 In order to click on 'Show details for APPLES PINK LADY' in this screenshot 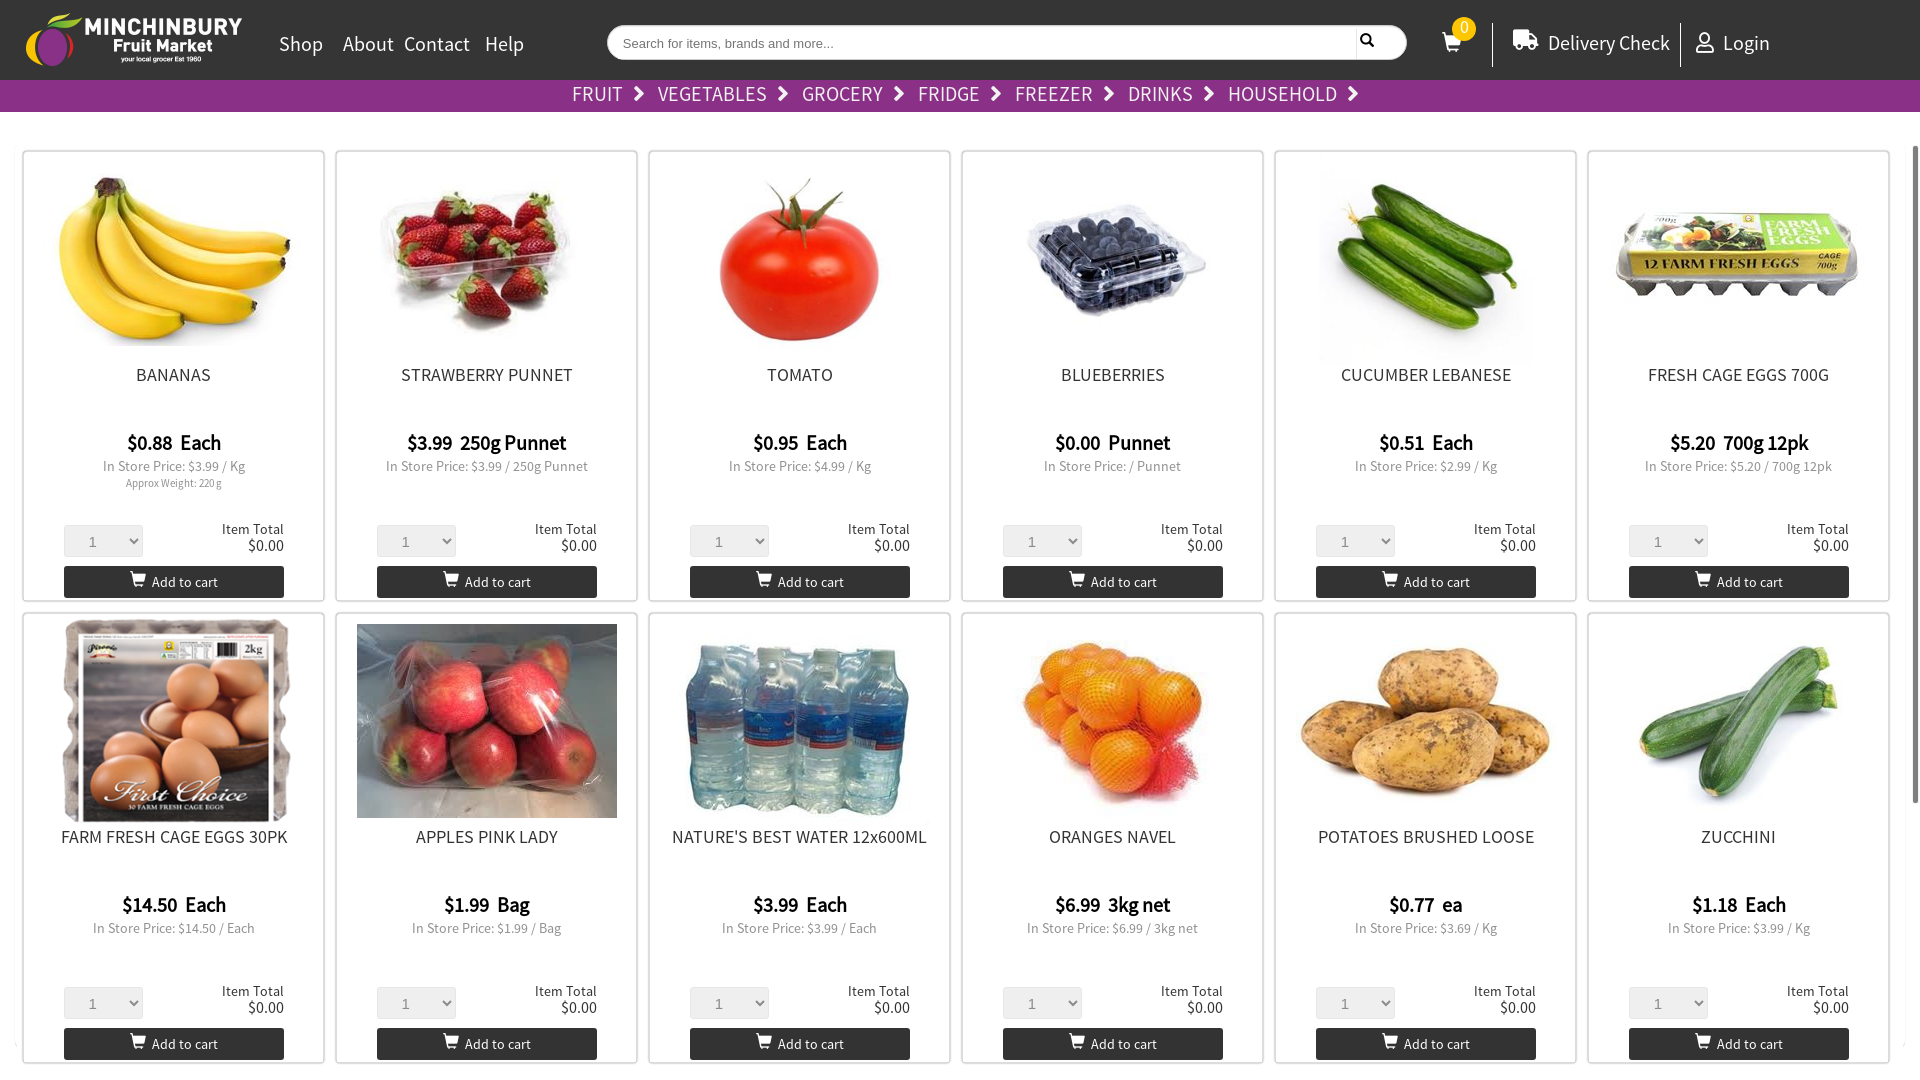, I will do `click(486, 721)`.